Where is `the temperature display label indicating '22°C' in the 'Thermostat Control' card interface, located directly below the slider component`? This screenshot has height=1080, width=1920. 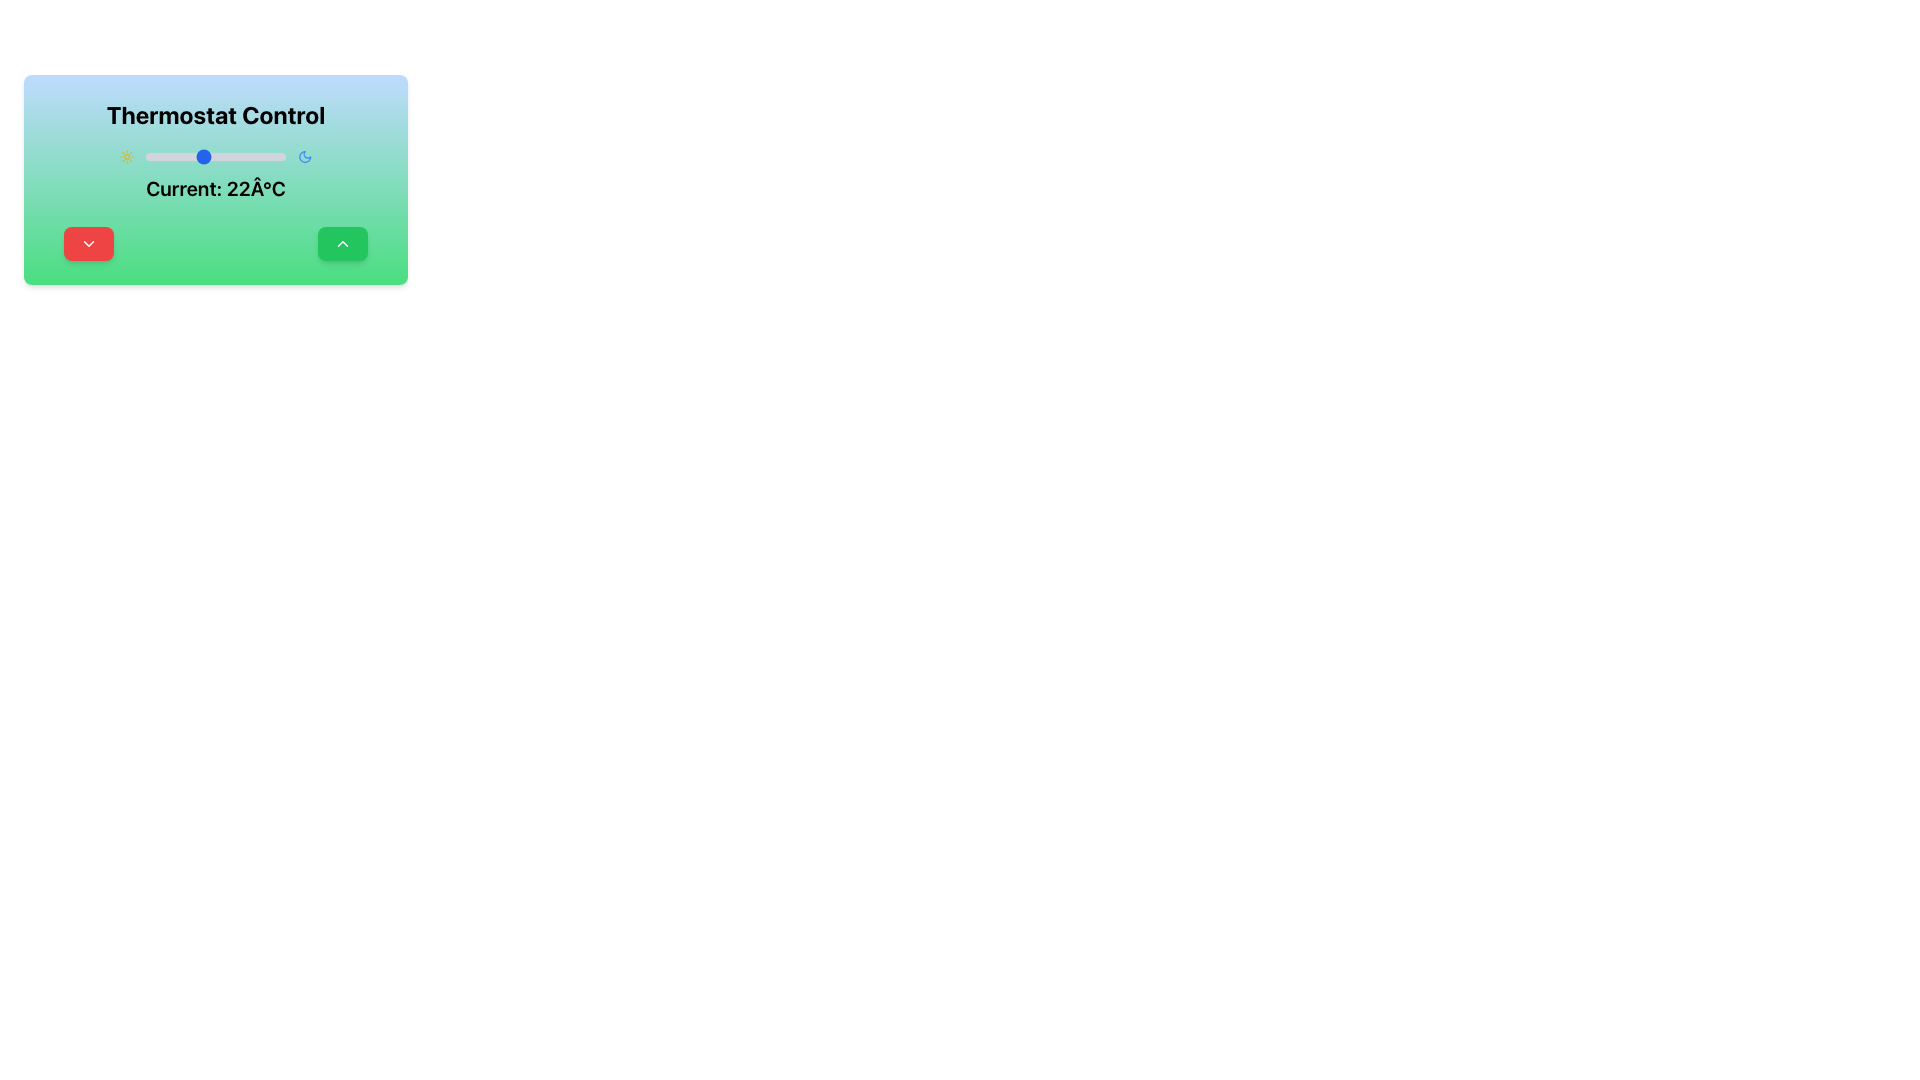 the temperature display label indicating '22°C' in the 'Thermostat Control' card interface, located directly below the slider component is located at coordinates (216, 173).